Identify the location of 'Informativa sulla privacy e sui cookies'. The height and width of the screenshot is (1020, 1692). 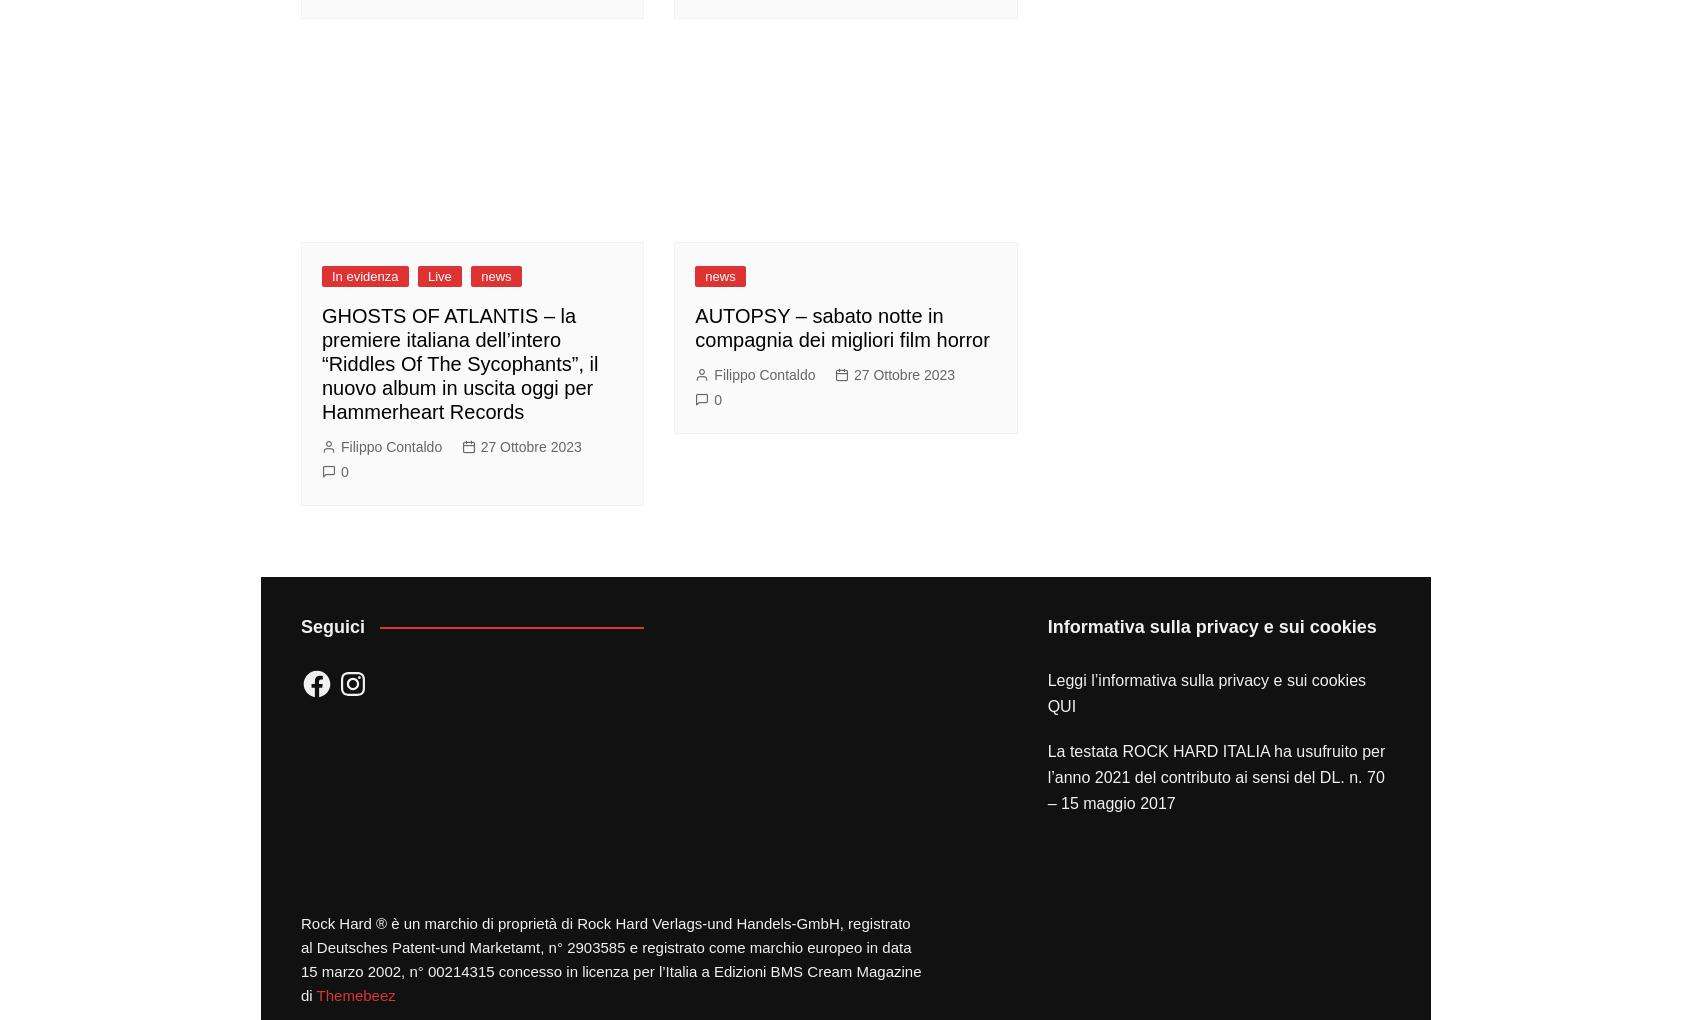
(1211, 624).